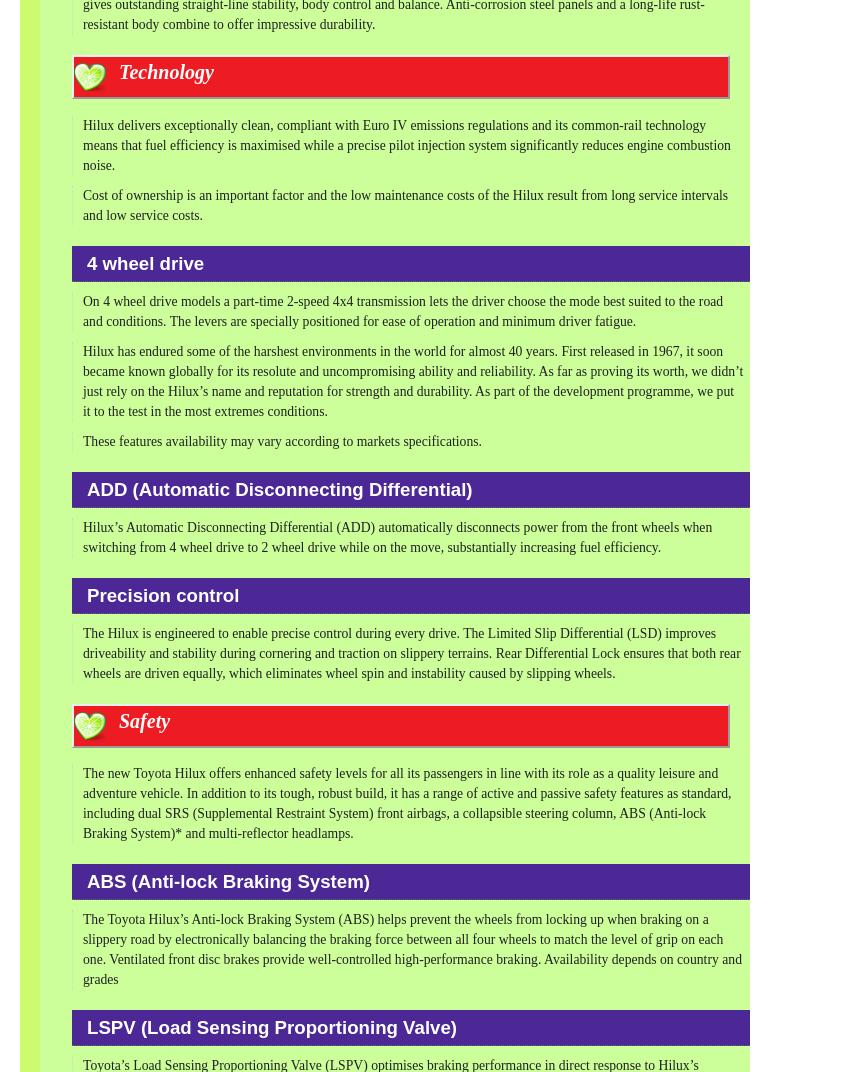 The height and width of the screenshot is (1072, 845). I want to click on '4 wheel drive', so click(87, 262).